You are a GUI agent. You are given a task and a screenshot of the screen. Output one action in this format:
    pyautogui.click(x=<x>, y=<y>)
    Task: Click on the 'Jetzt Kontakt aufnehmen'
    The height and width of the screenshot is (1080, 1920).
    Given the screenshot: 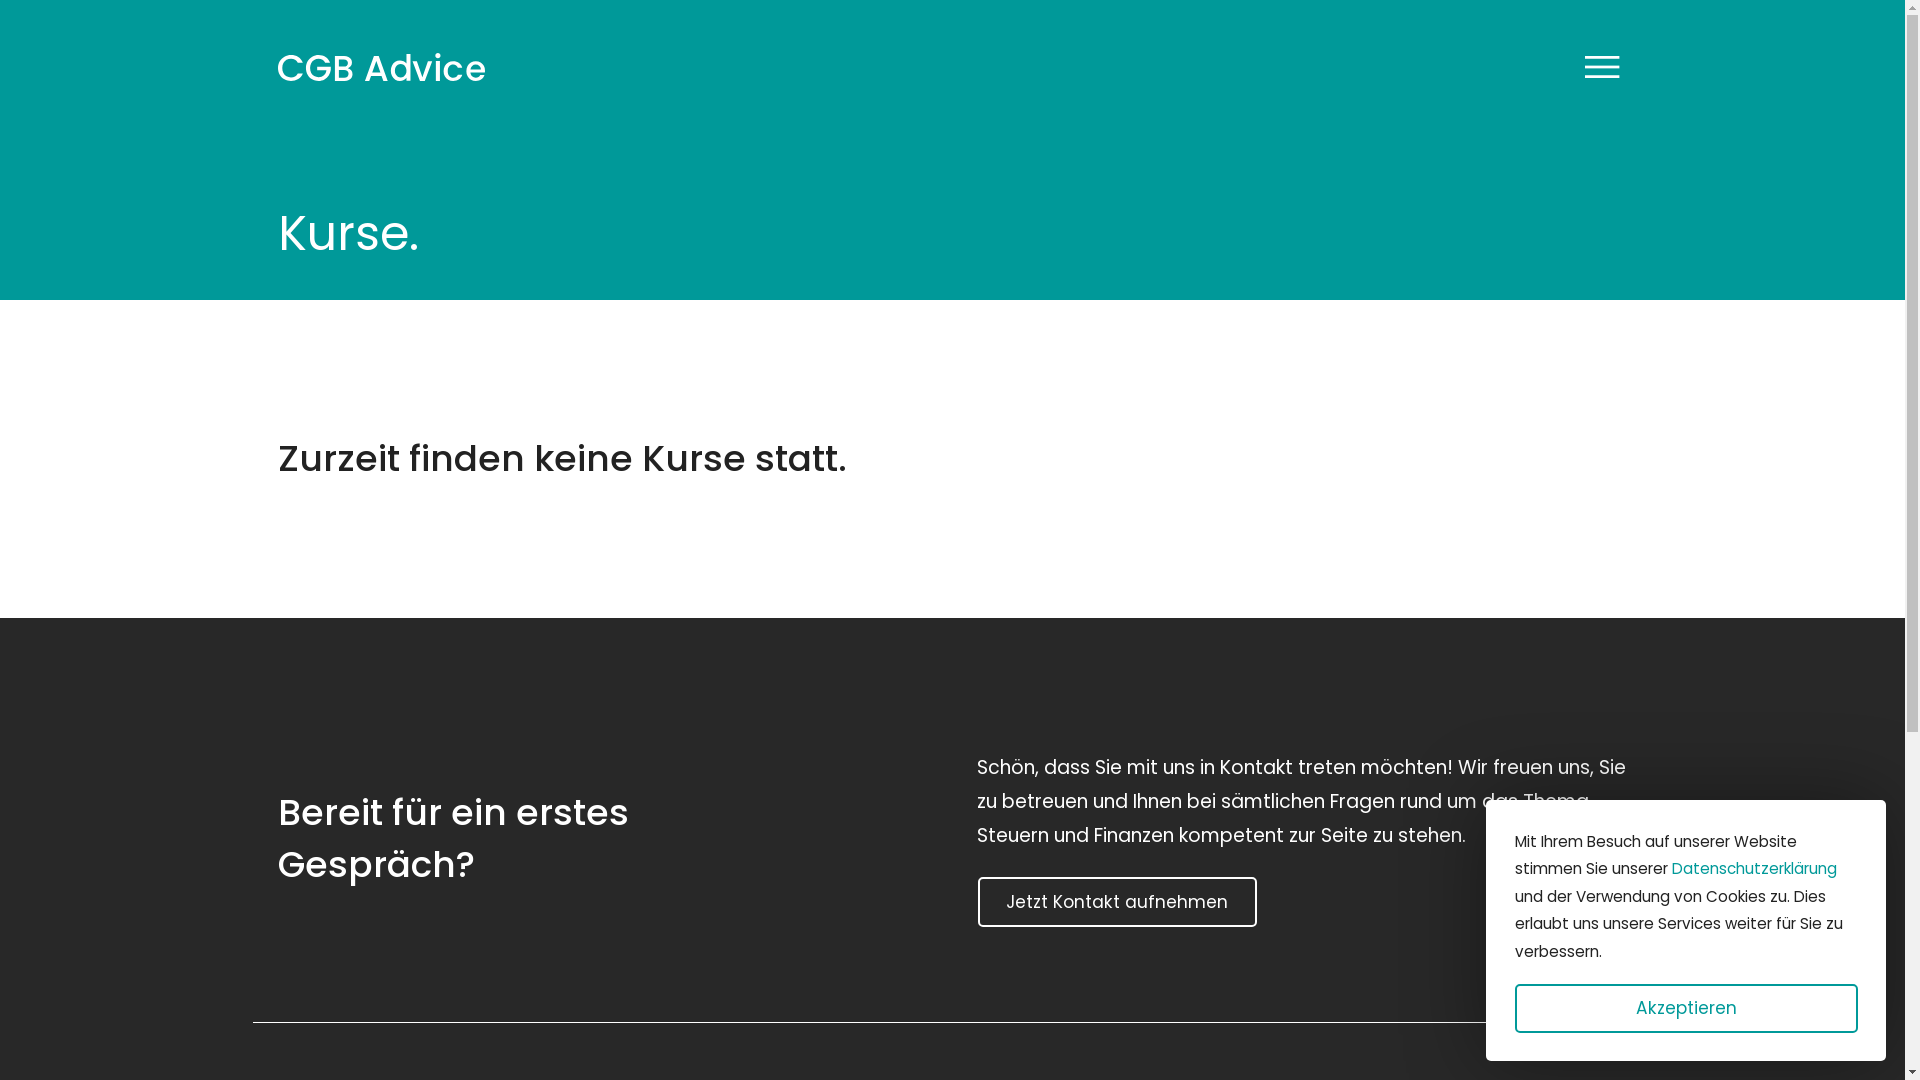 What is the action you would take?
    pyautogui.click(x=1116, y=902)
    